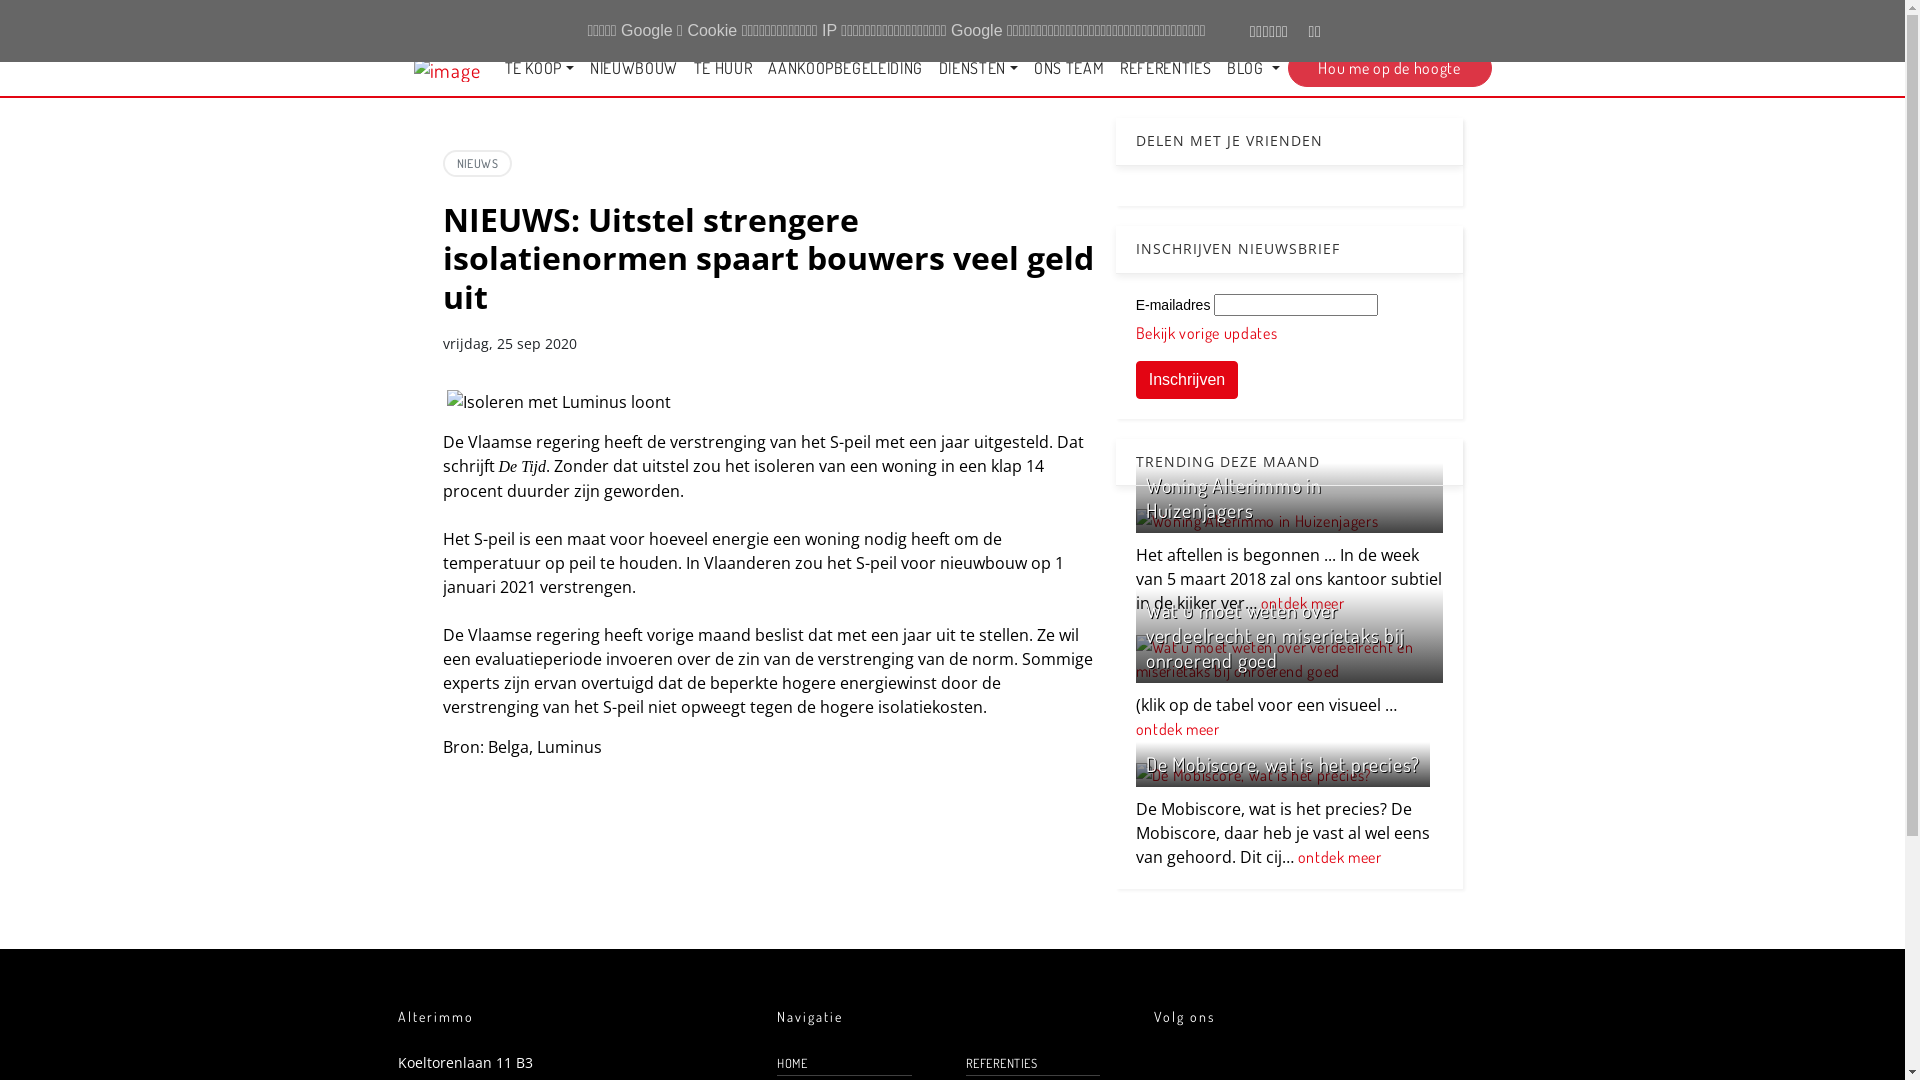 The width and height of the screenshot is (1920, 1080). What do you see at coordinates (1389, 67) in the screenshot?
I see `'Hou me op de hoogte'` at bounding box center [1389, 67].